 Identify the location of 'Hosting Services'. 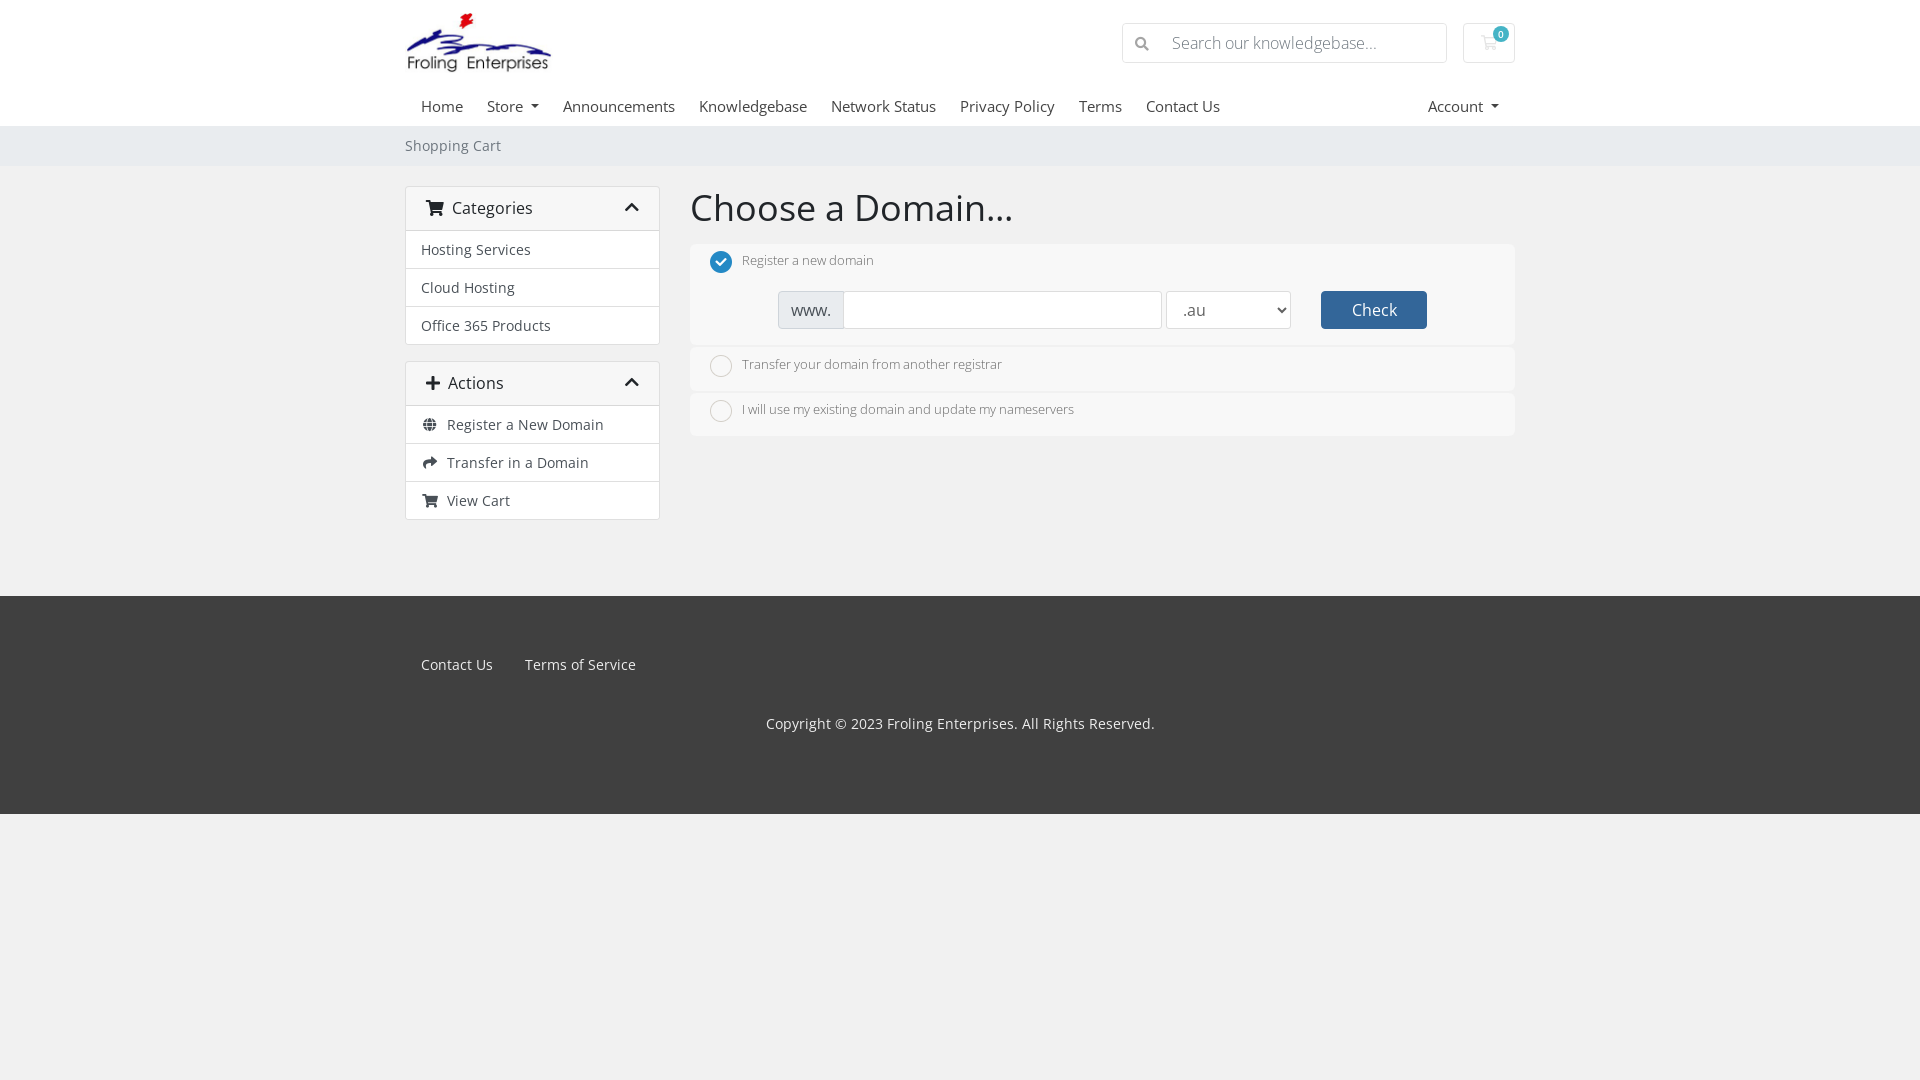
(532, 249).